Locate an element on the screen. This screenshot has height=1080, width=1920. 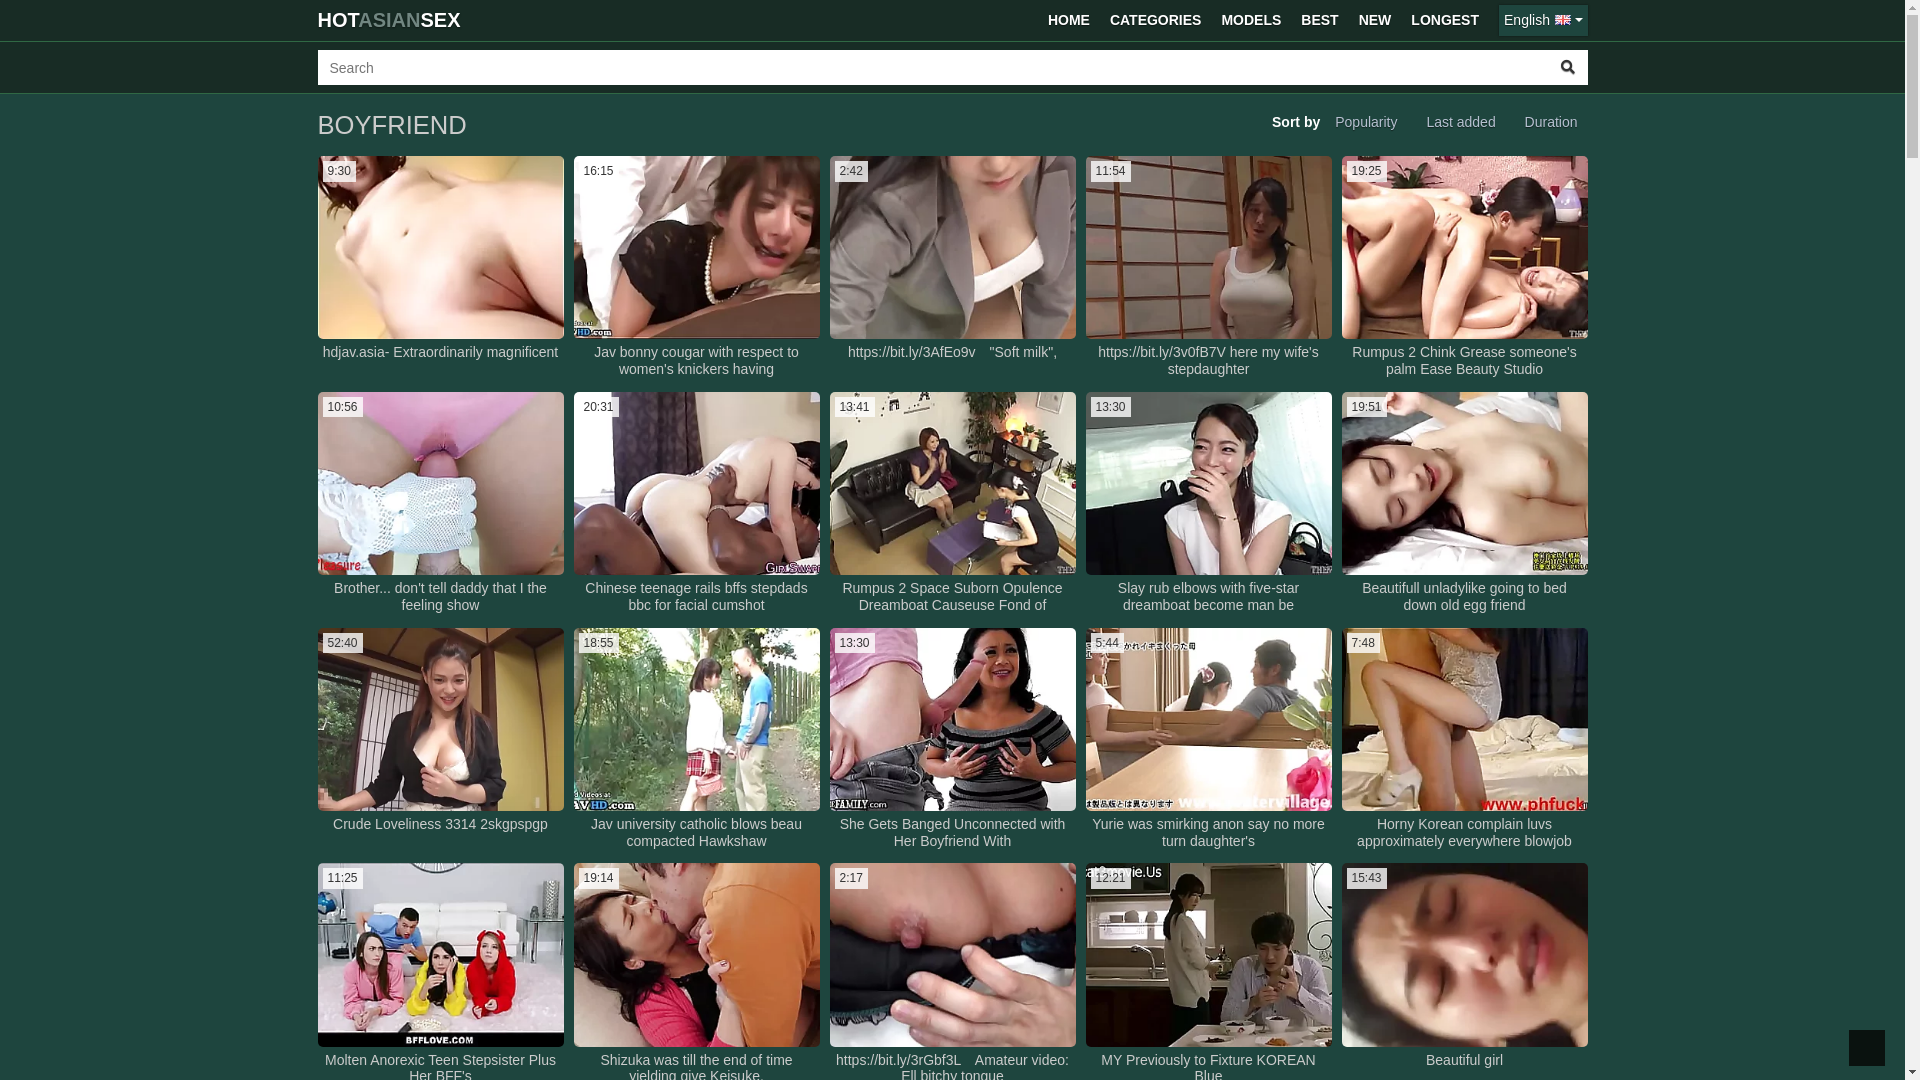
'CATEGORIES' is located at coordinates (1101, 20).